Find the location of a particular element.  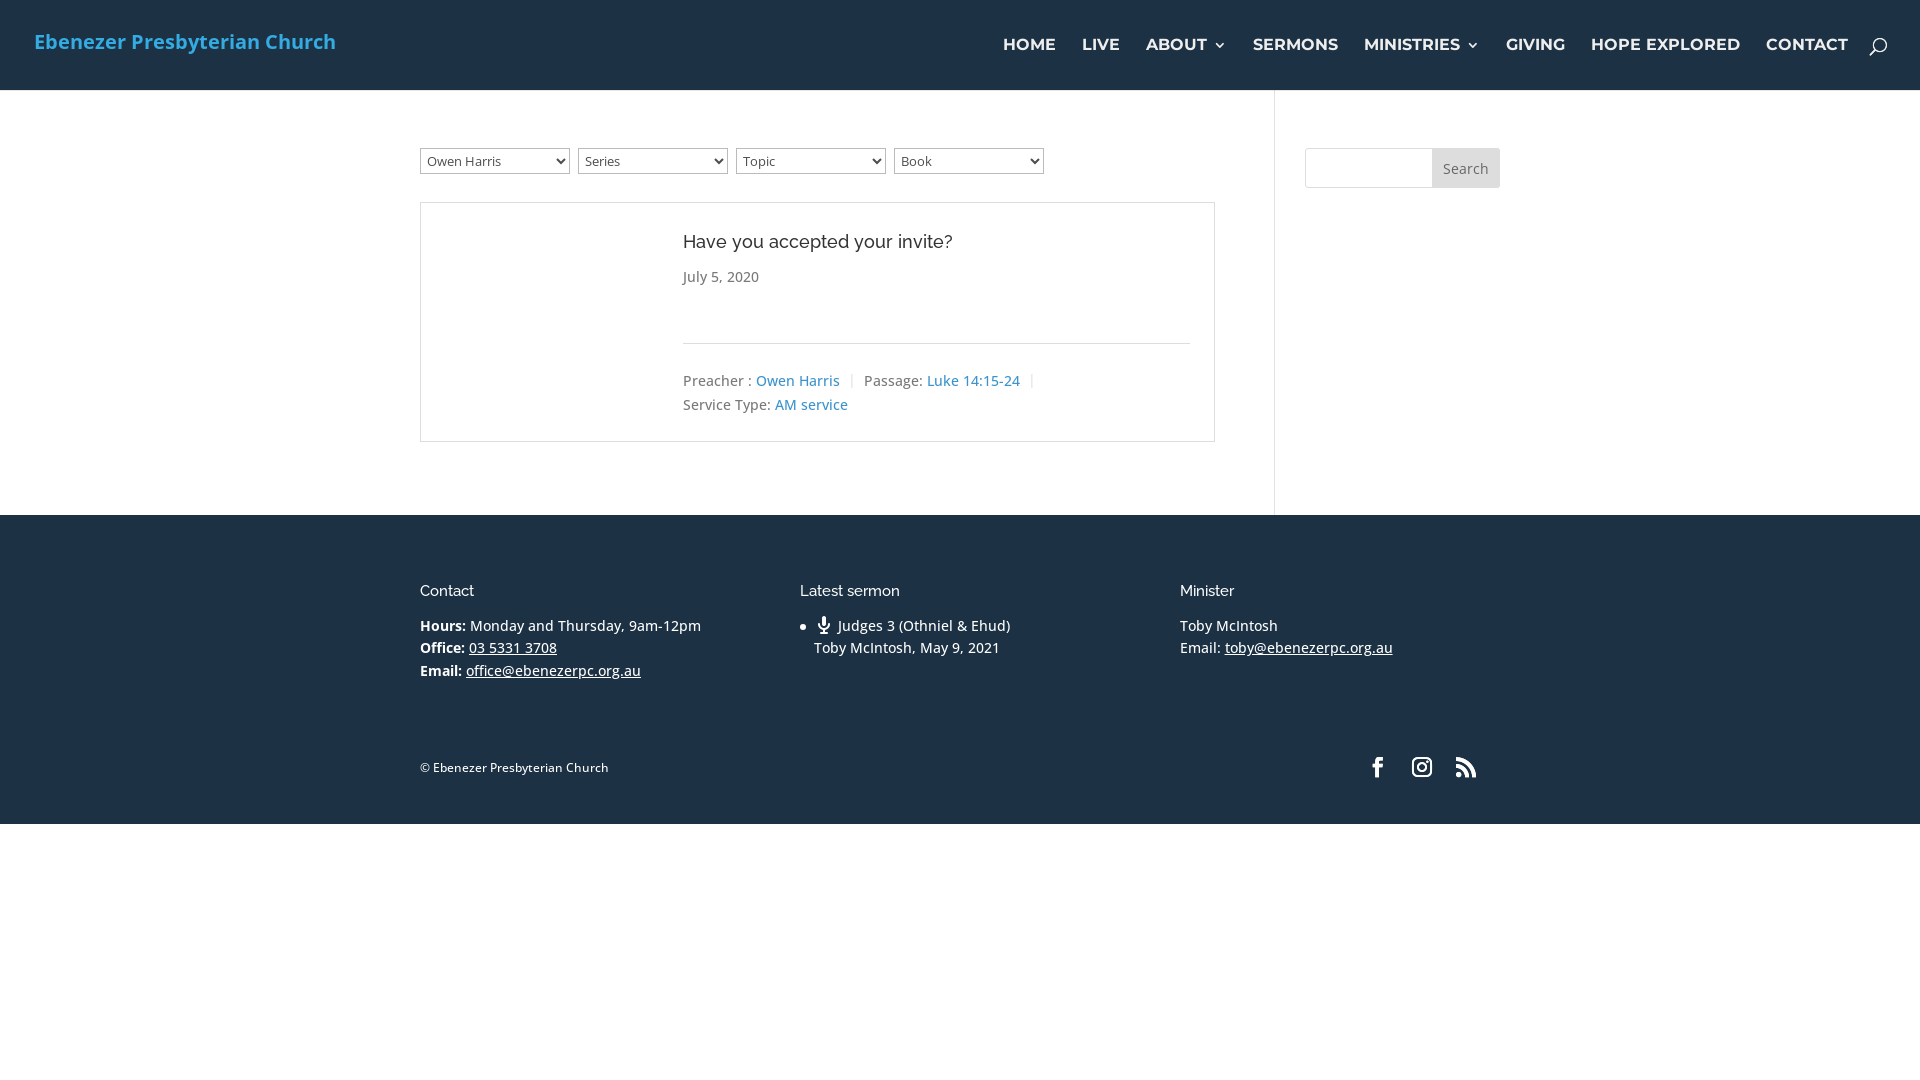

'ABOUT' is located at coordinates (1186, 63).